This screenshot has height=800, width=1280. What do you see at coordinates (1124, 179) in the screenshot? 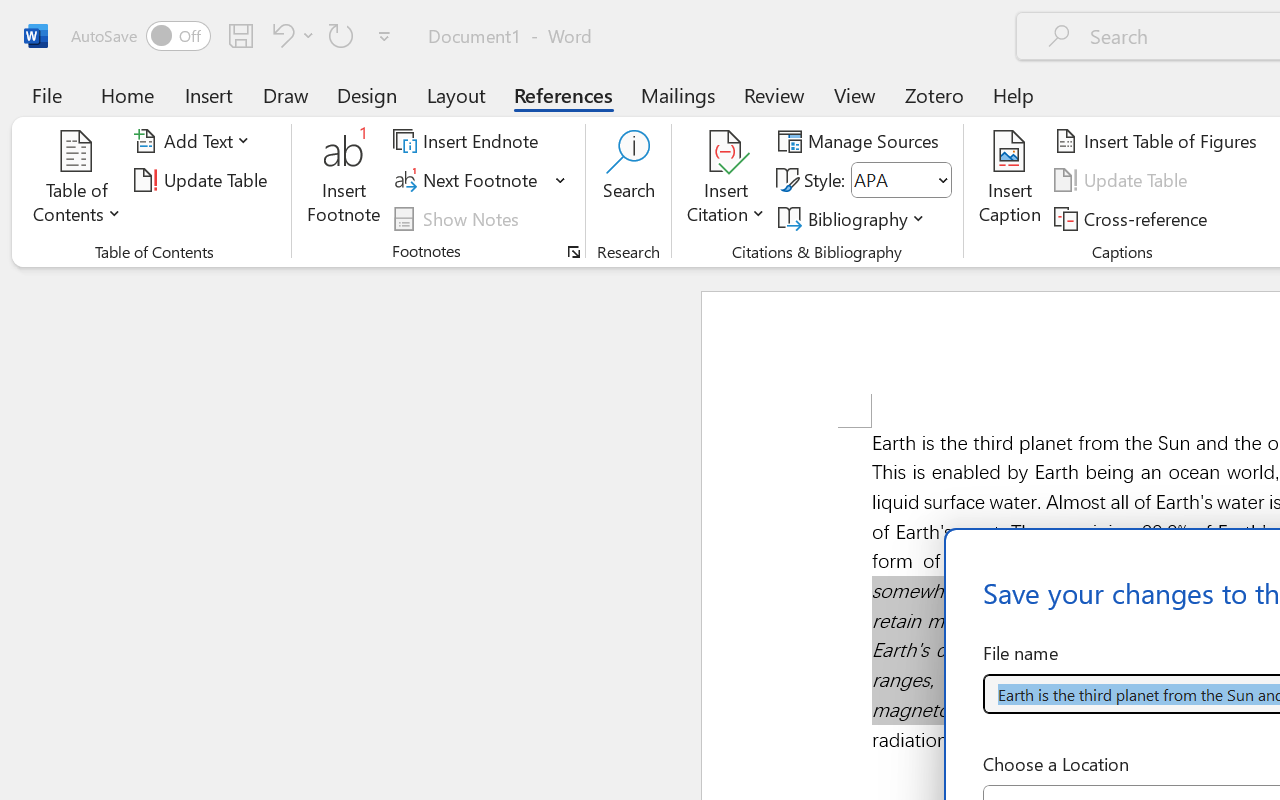
I see `'Update Table'` at bounding box center [1124, 179].